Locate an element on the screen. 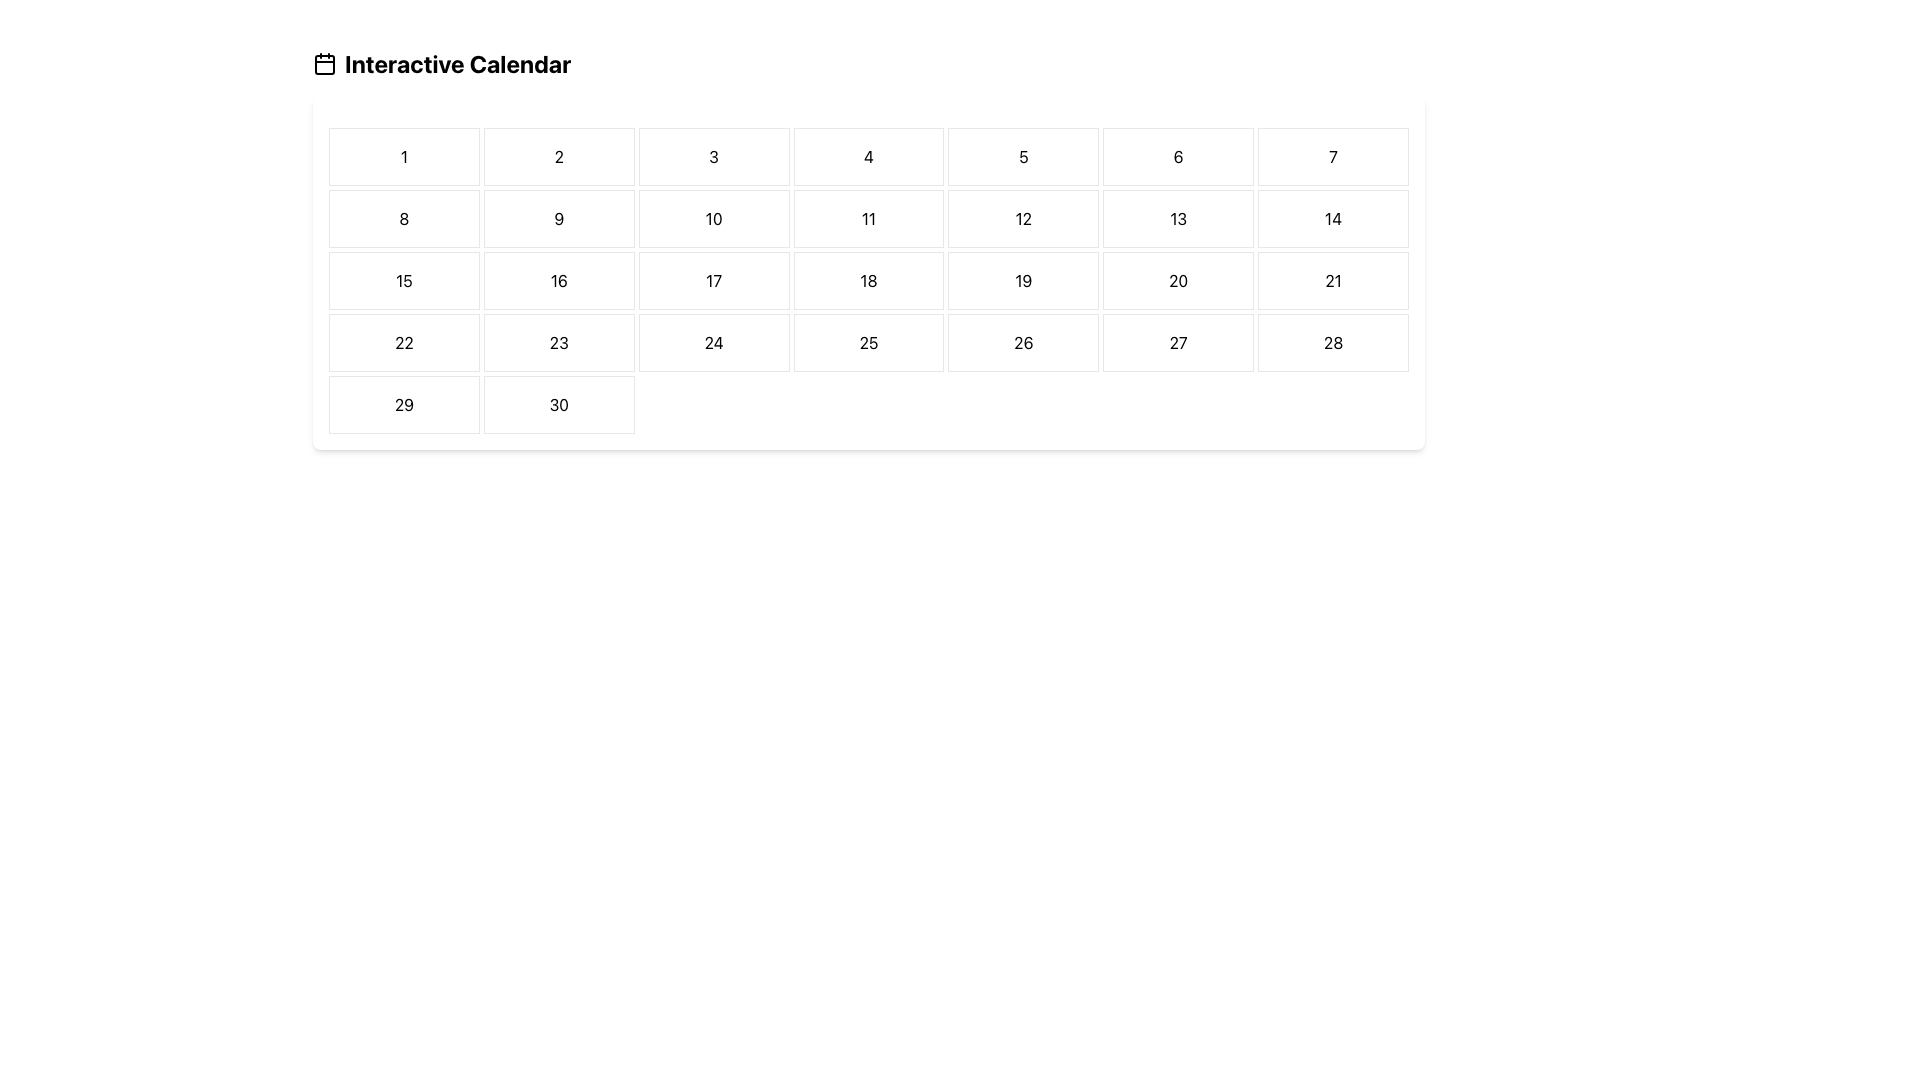  the button-like grid item displaying the number '11', located in the second row and fourth column of the grid layout is located at coordinates (868, 219).